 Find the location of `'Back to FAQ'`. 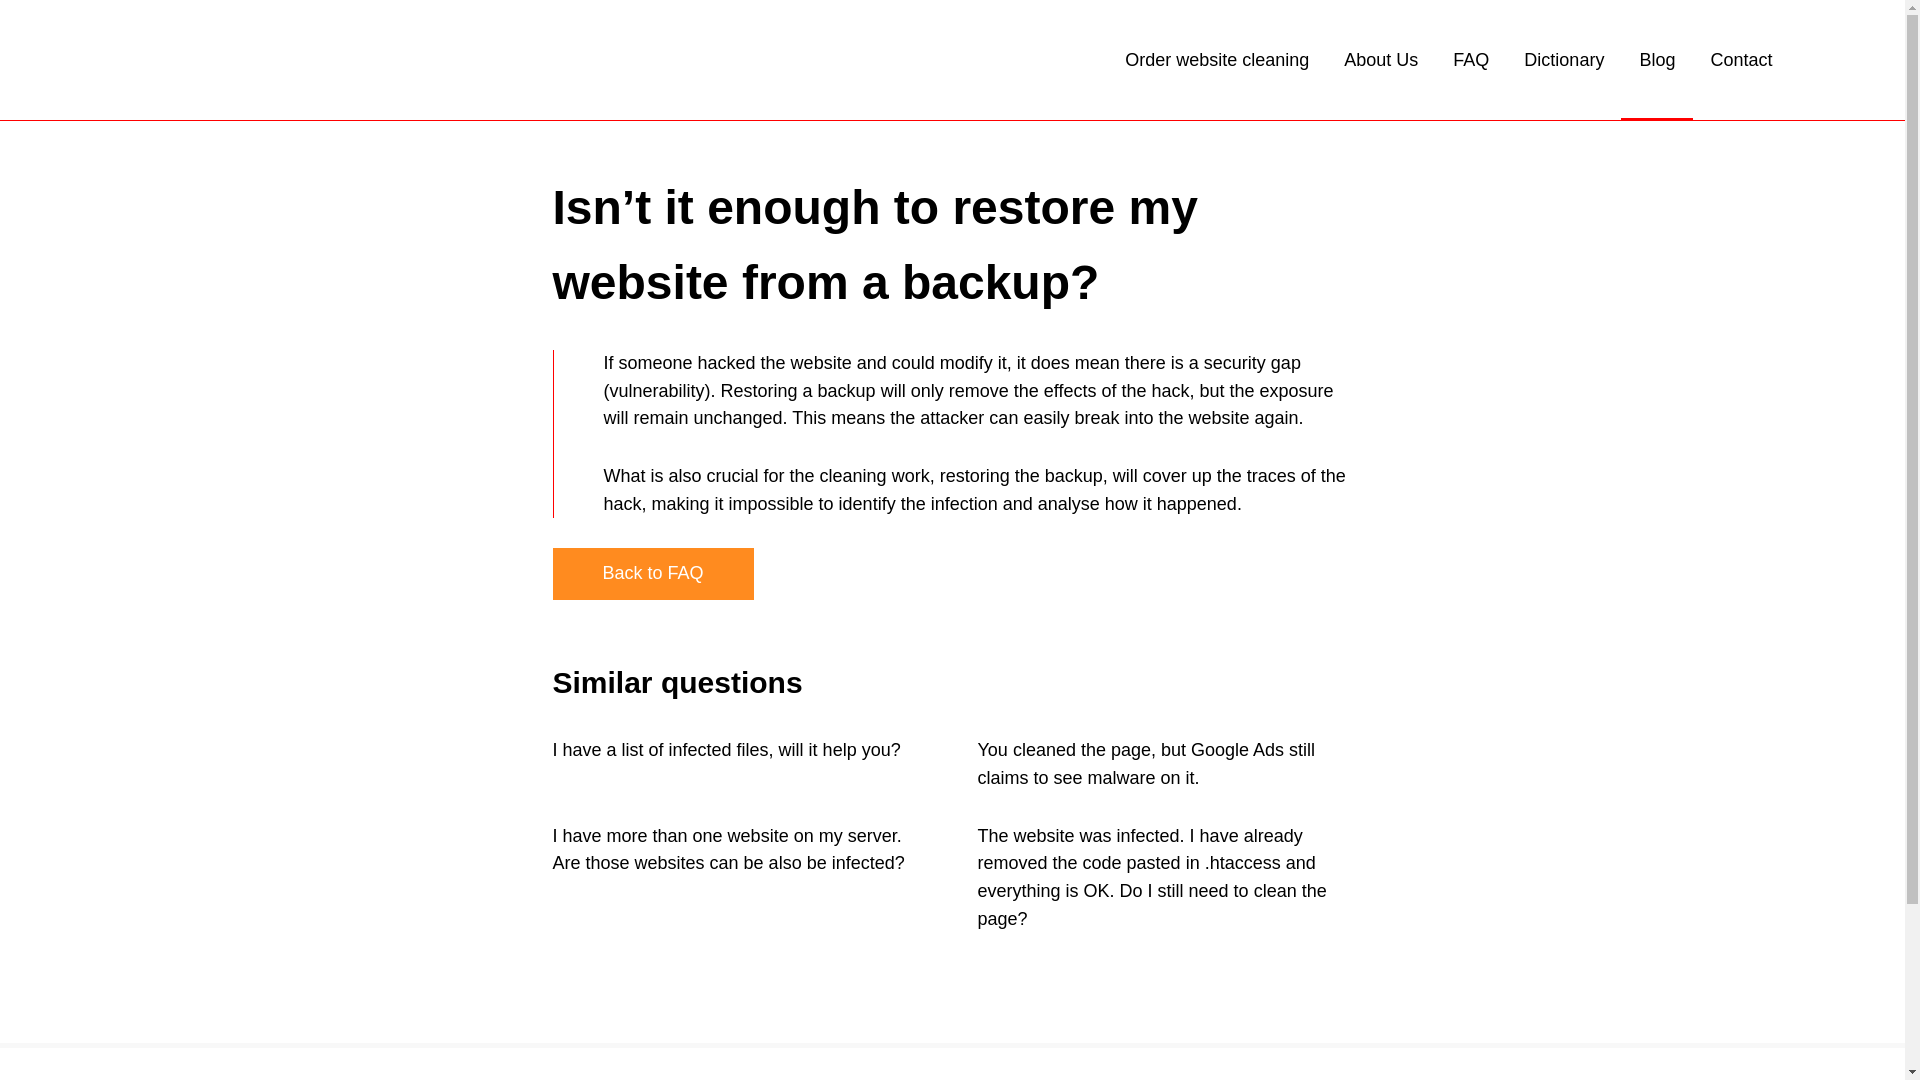

'Back to FAQ' is located at coordinates (652, 574).